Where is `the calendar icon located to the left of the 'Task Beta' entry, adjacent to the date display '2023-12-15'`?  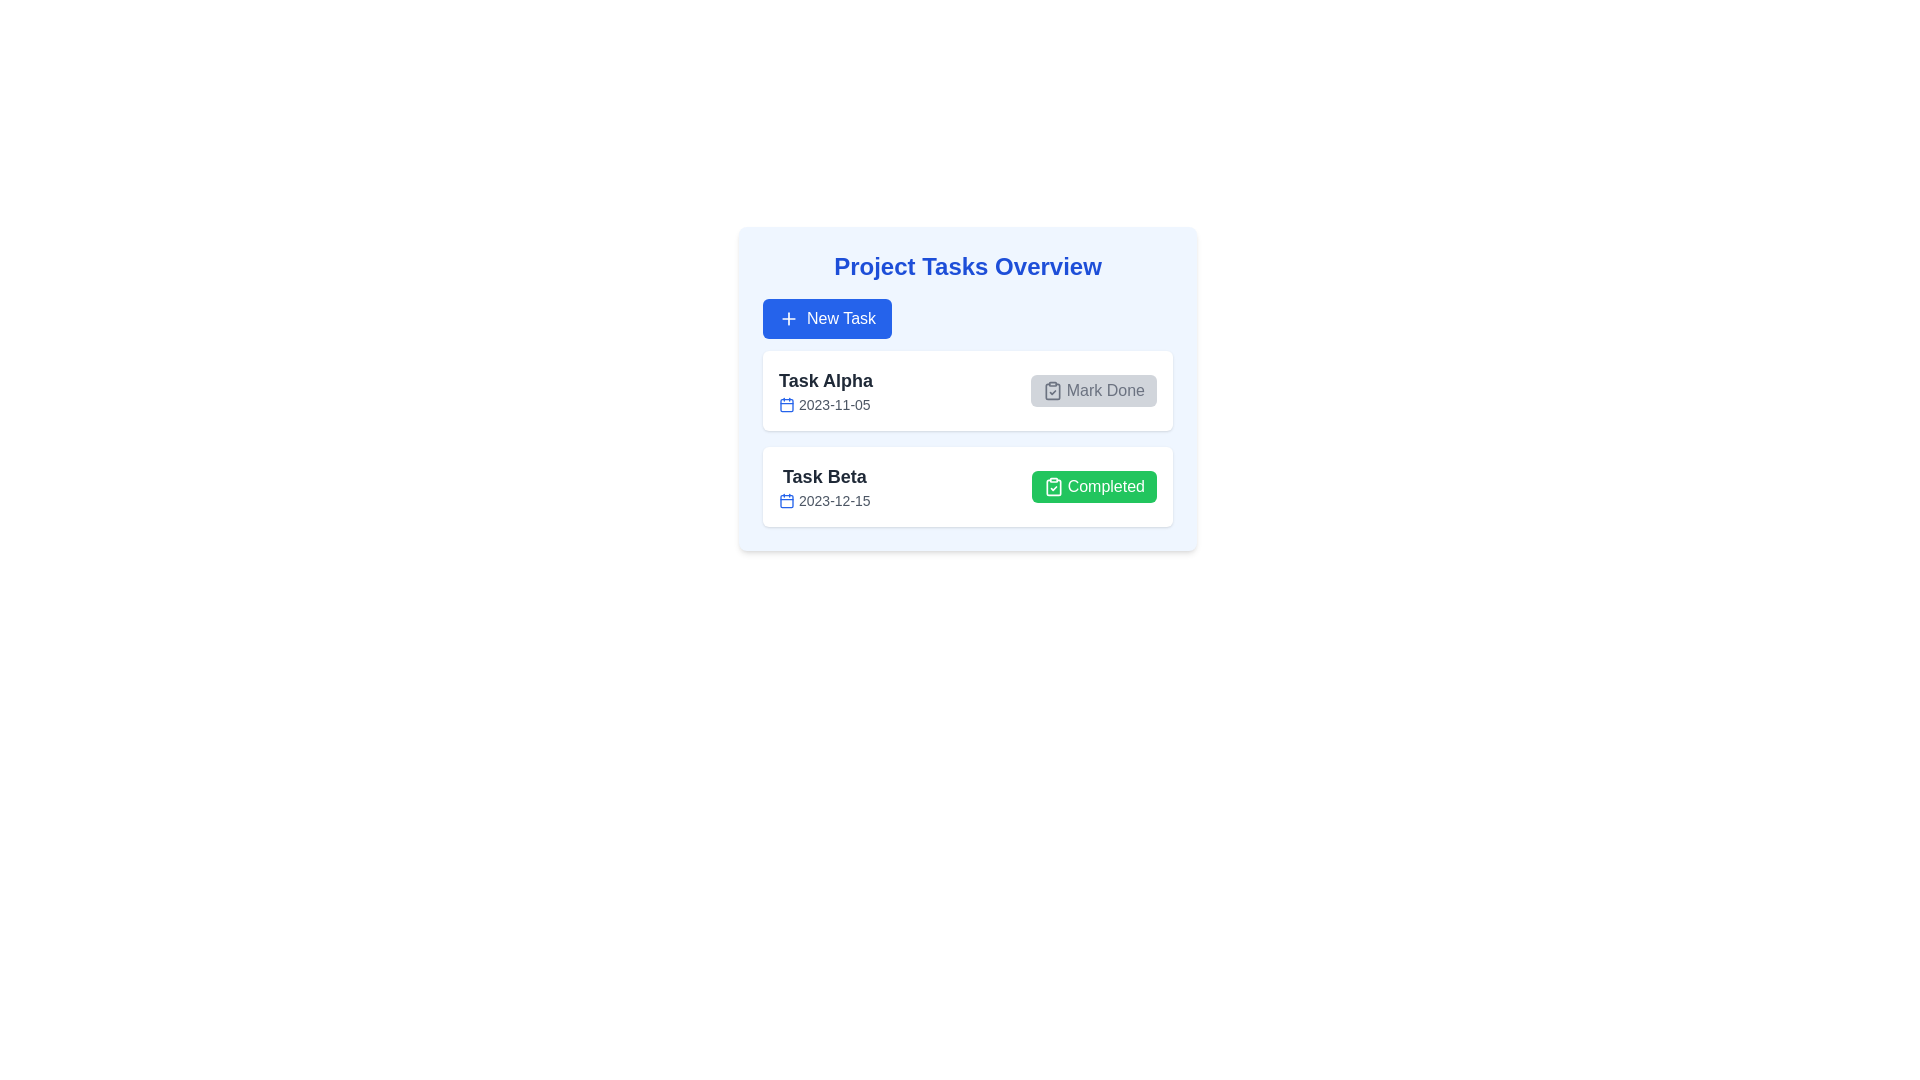 the calendar icon located to the left of the 'Task Beta' entry, adjacent to the date display '2023-12-15' is located at coordinates (786, 500).